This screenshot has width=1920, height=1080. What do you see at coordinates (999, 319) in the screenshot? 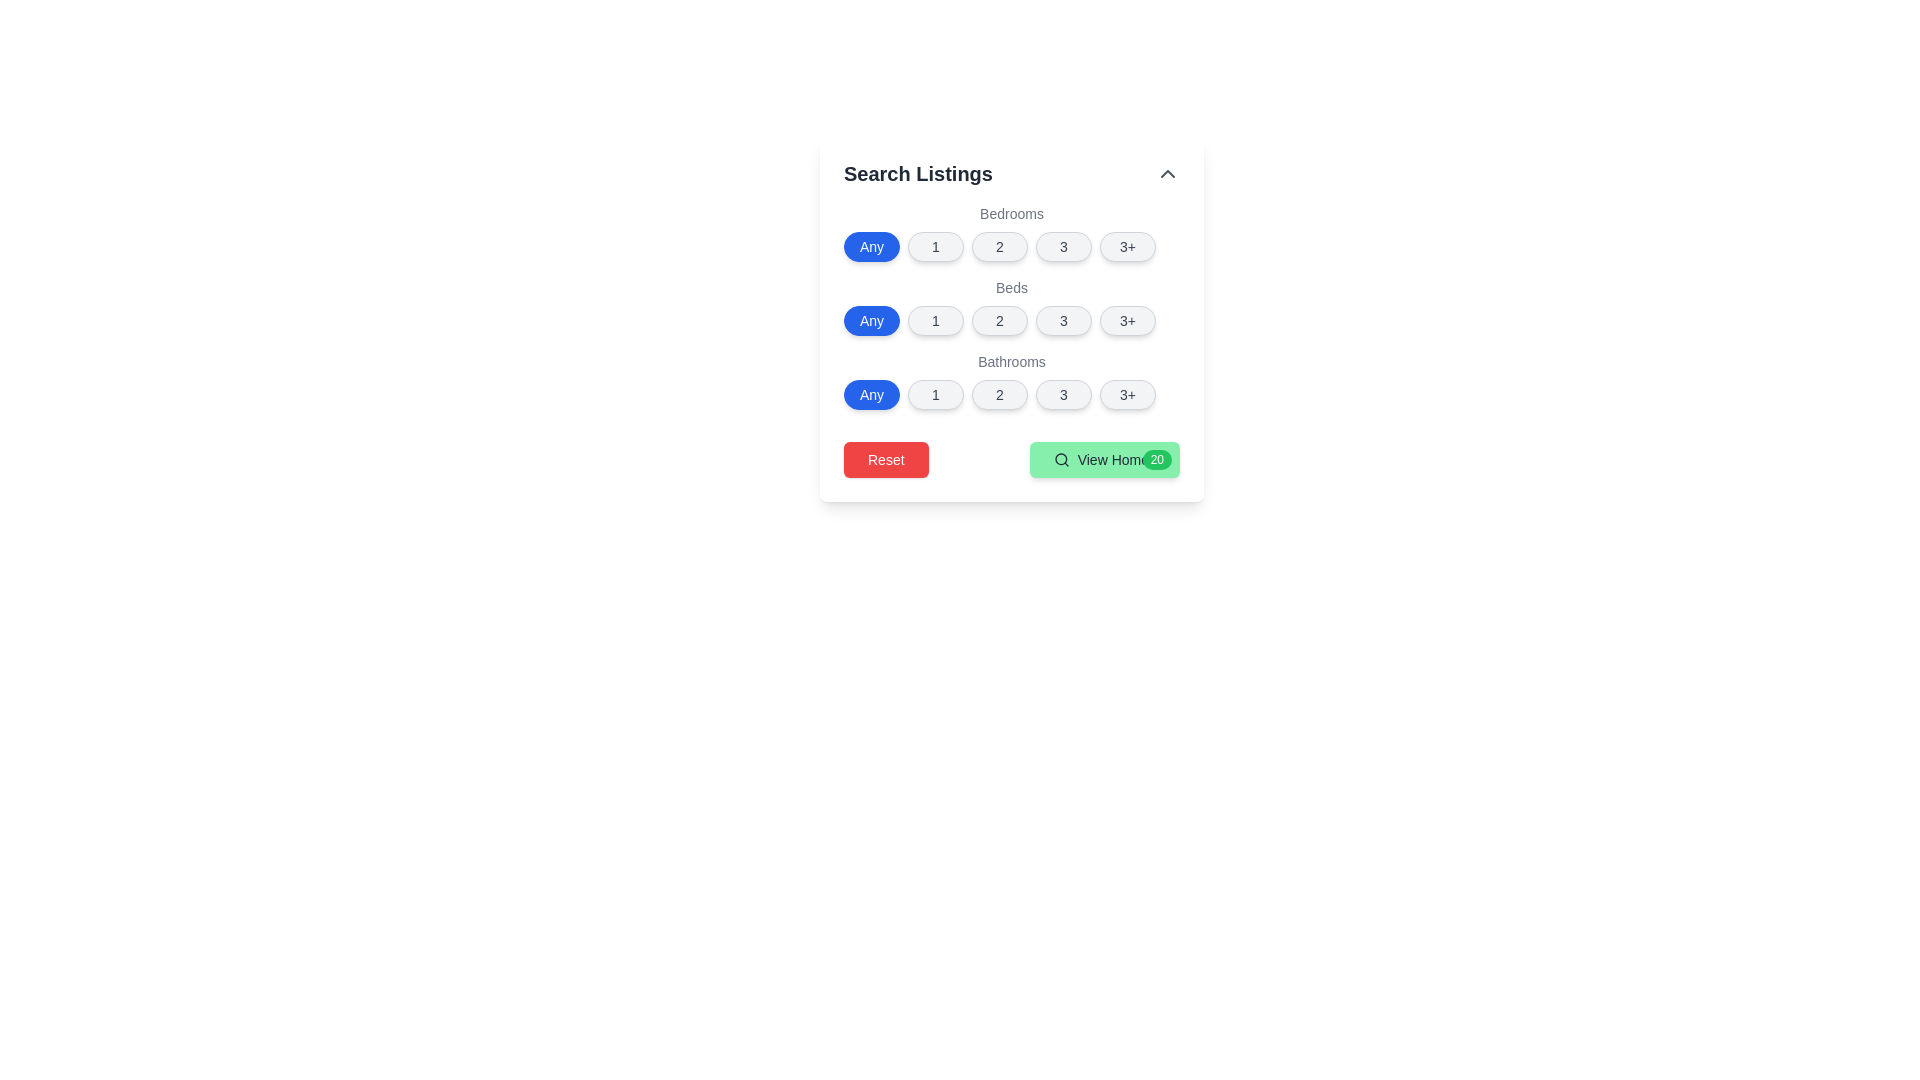
I see `the button labeled '2' in the 'Beds' row for accessibility purposes` at bounding box center [999, 319].